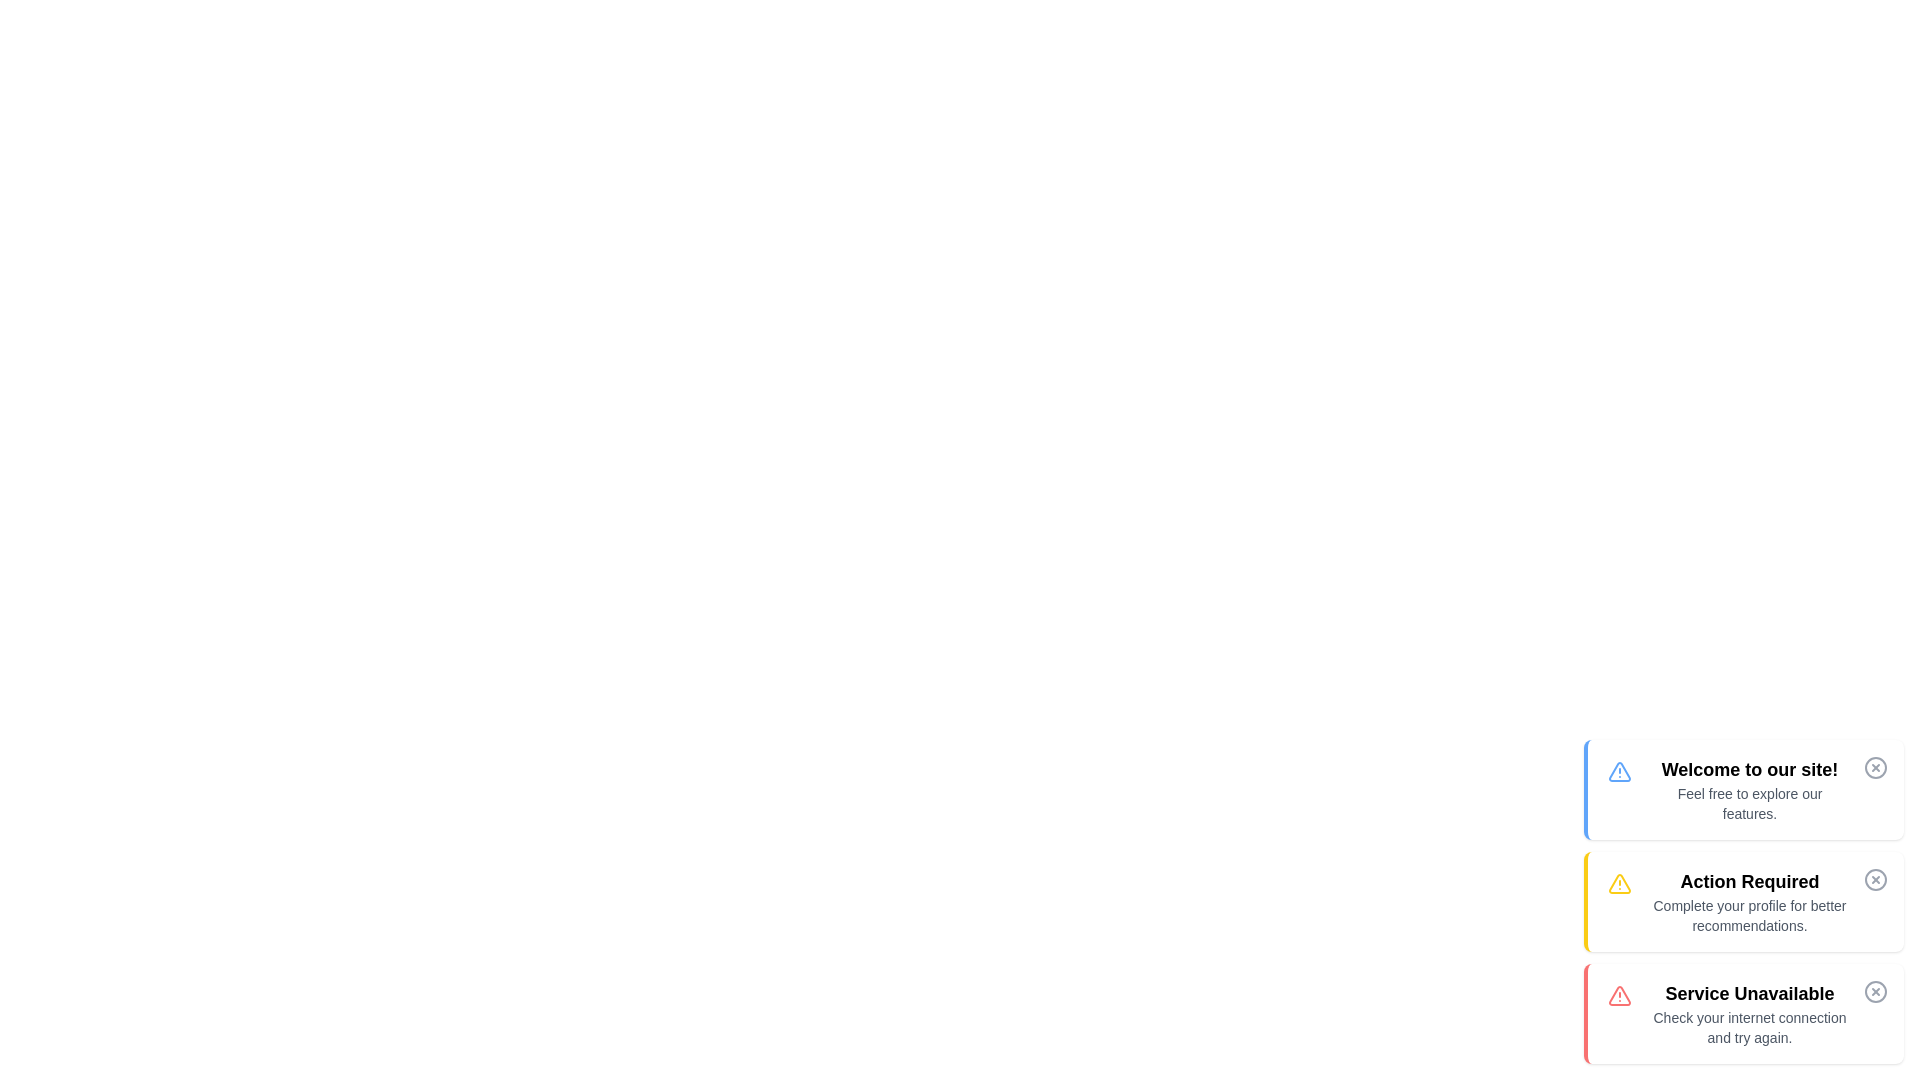 This screenshot has width=1920, height=1080. What do you see at coordinates (1619, 770) in the screenshot?
I see `the alert or warning icon located on the left side of the first alert card in the topmost row of alert messages` at bounding box center [1619, 770].